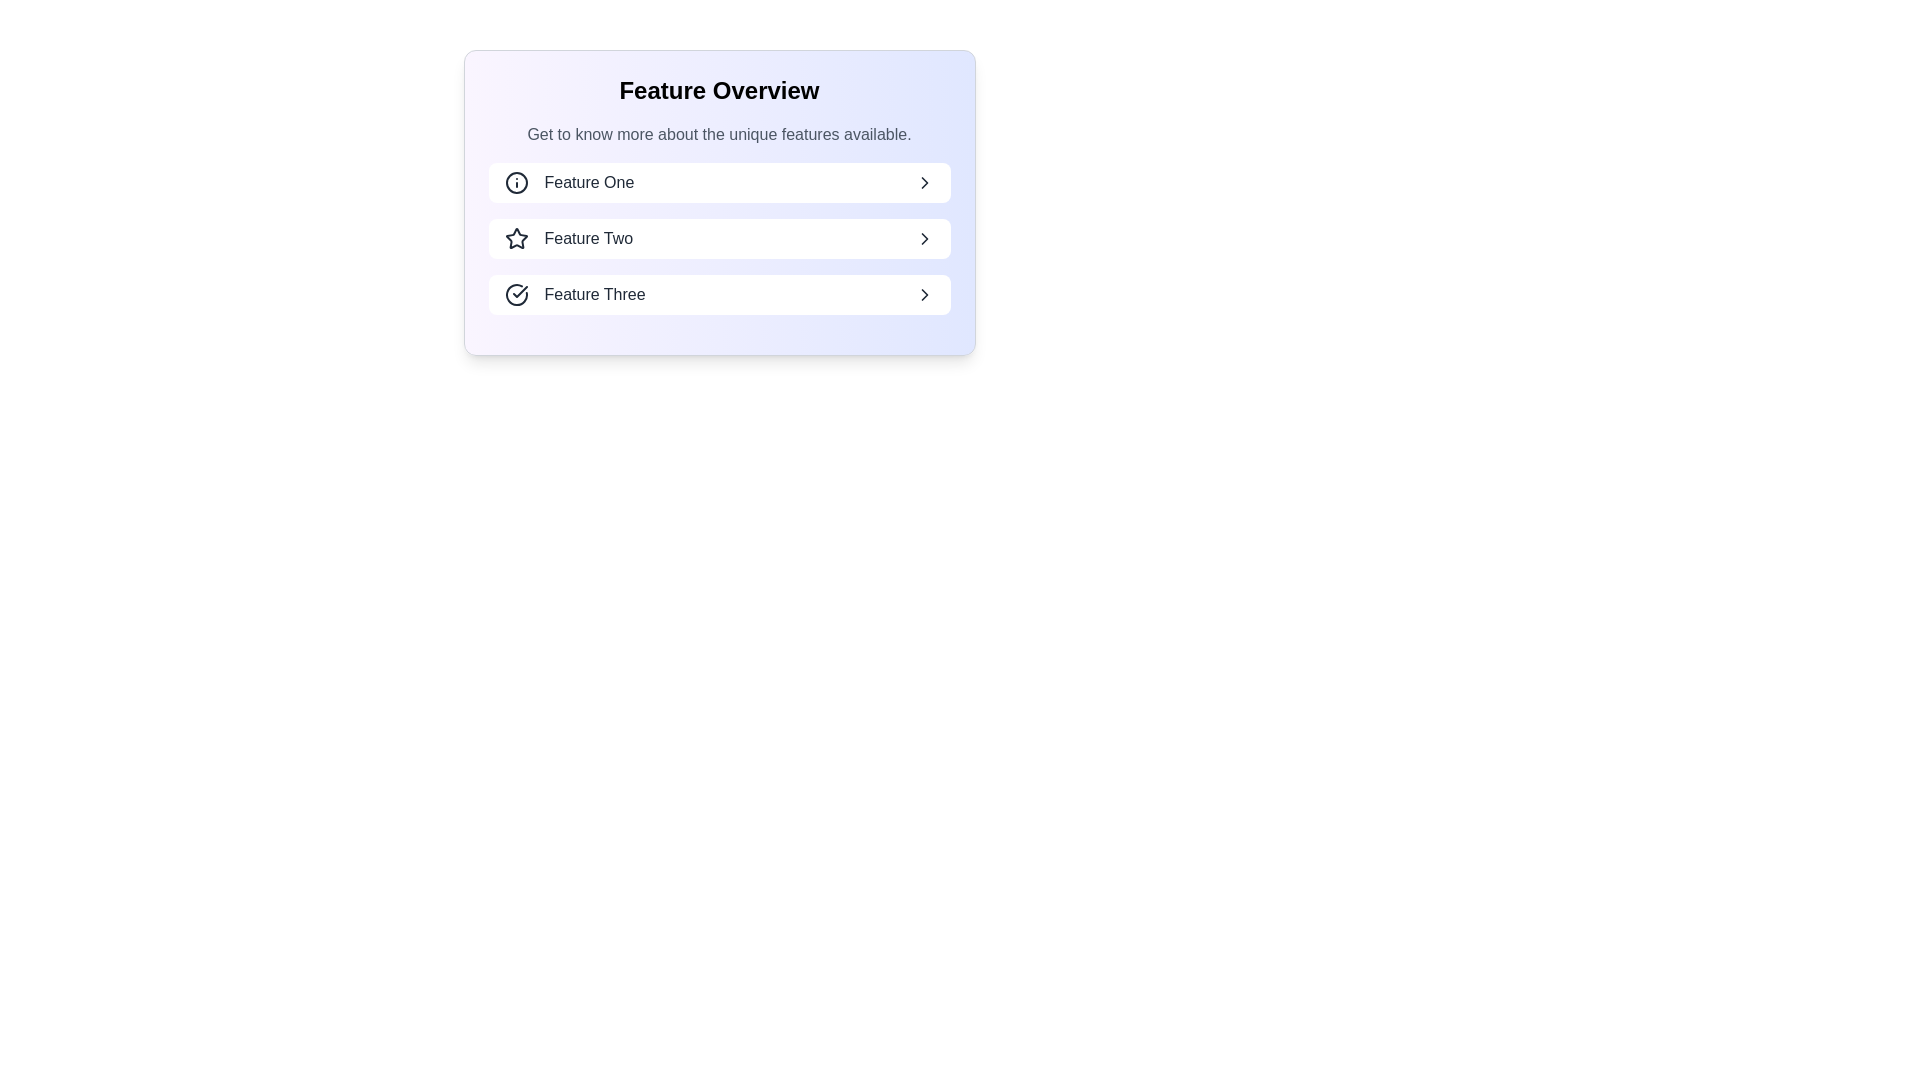 The height and width of the screenshot is (1080, 1920). What do you see at coordinates (594, 294) in the screenshot?
I see `the text label displaying 'Feature Three', which is part of a labeled list of features and right-aligned to a check mark icon` at bounding box center [594, 294].